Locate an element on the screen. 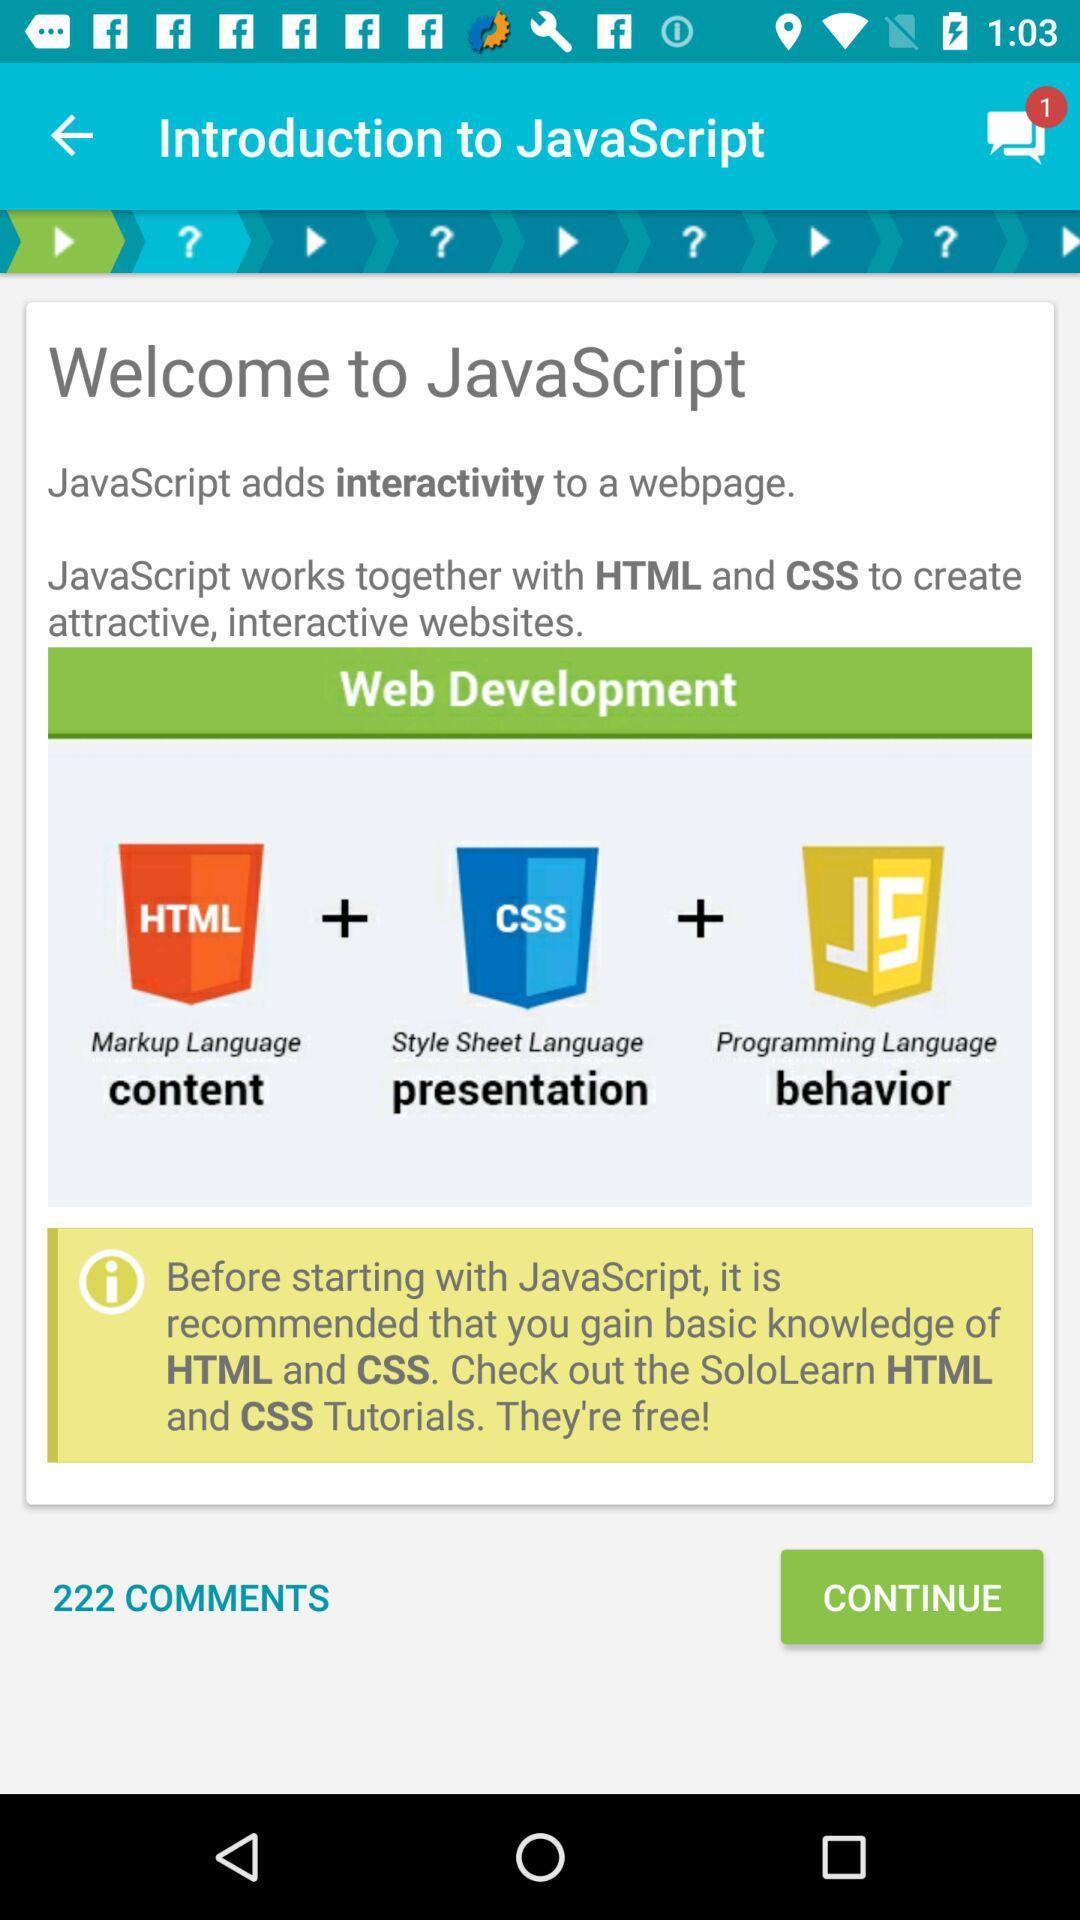  the help icon is located at coordinates (439, 240).